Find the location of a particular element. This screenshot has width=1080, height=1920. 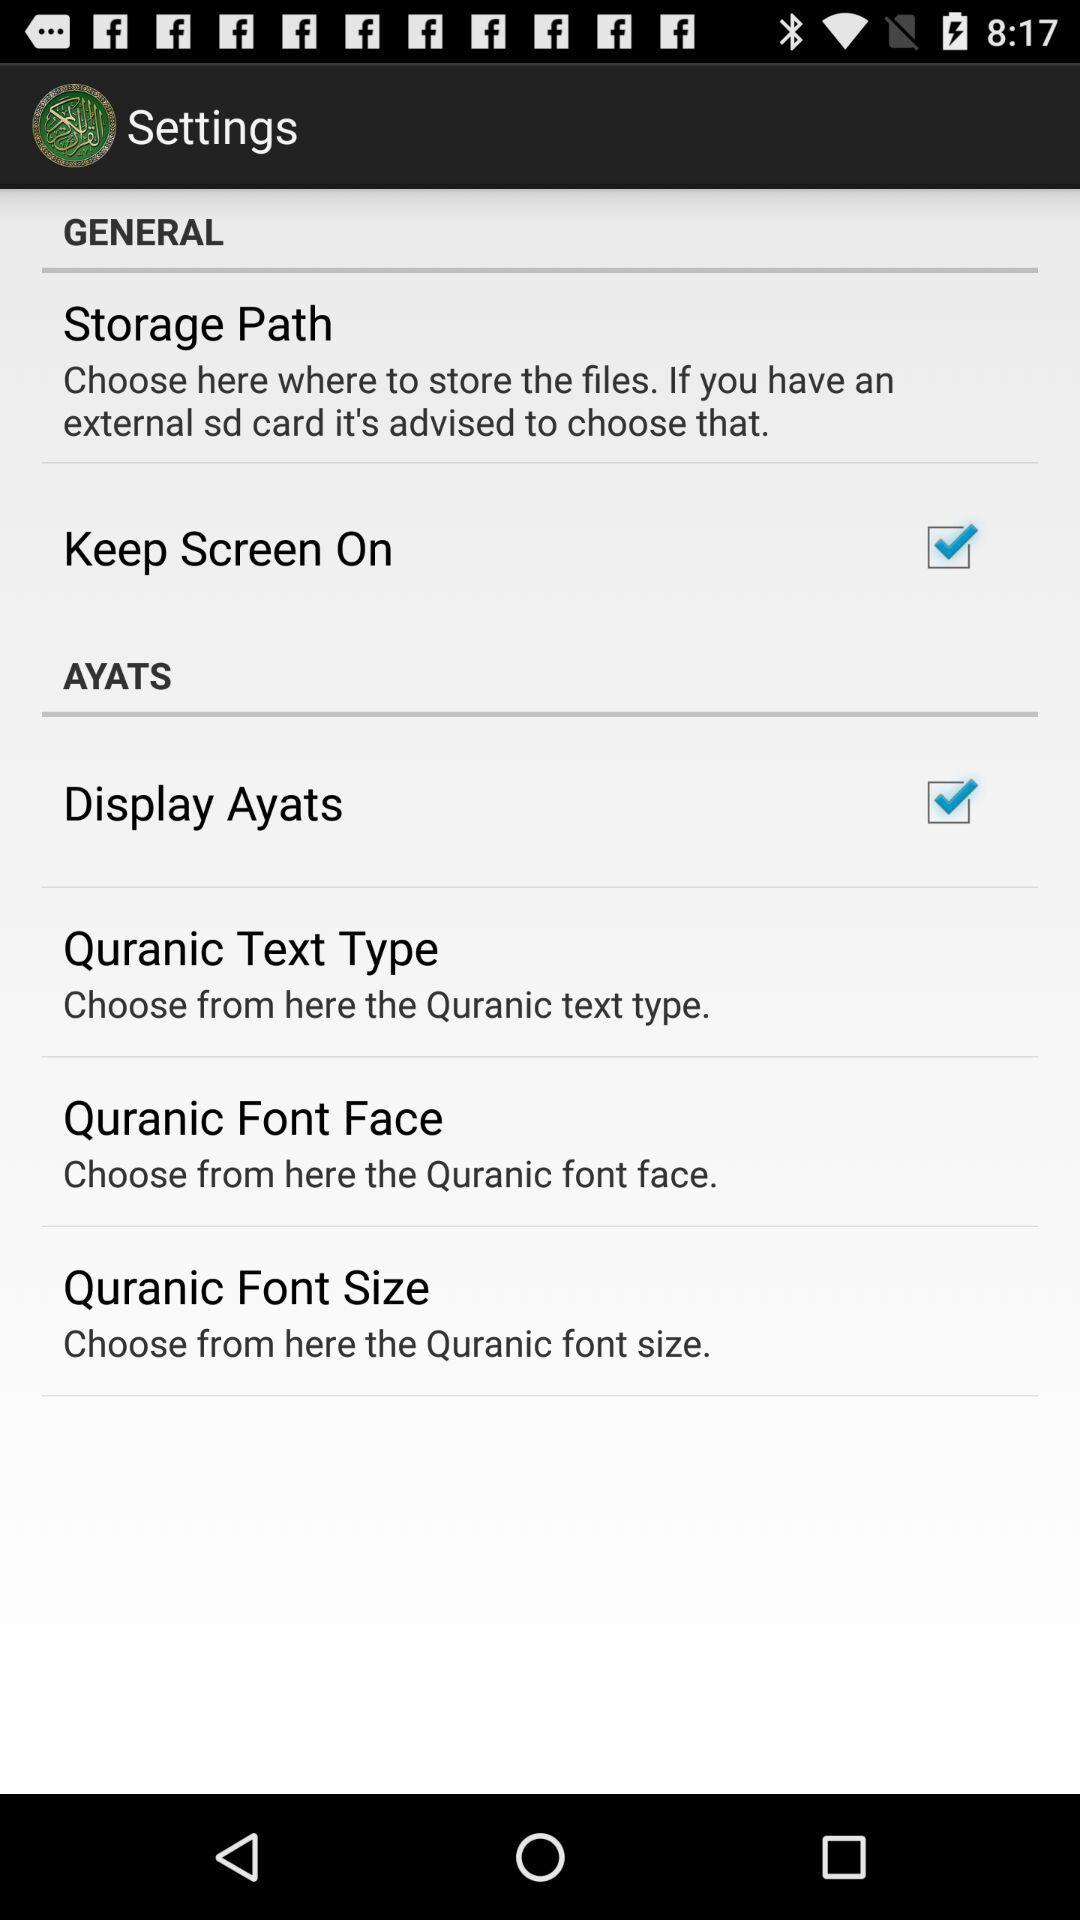

the item below ayats item is located at coordinates (203, 802).